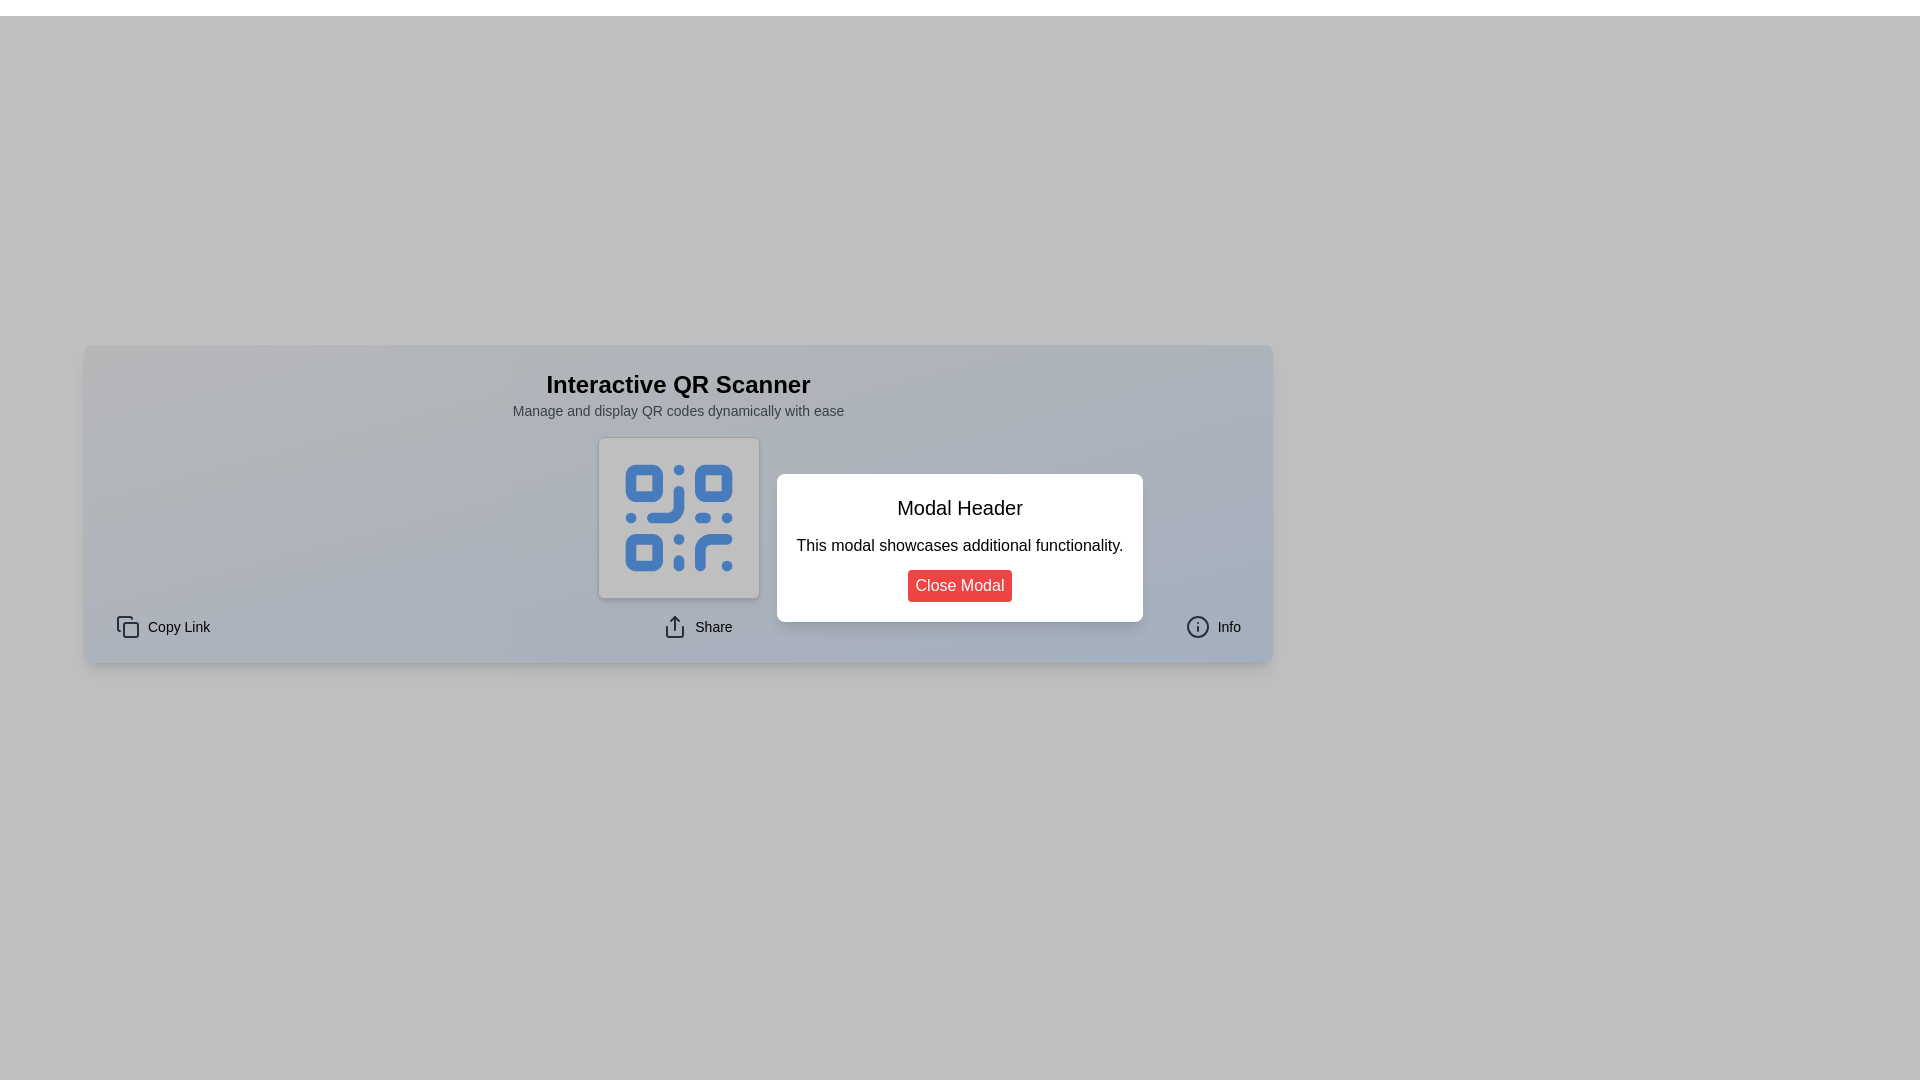 The image size is (1920, 1080). I want to click on the 'Share' button in the Toolbar element, which is located at the bottom of the central panel, so click(678, 626).